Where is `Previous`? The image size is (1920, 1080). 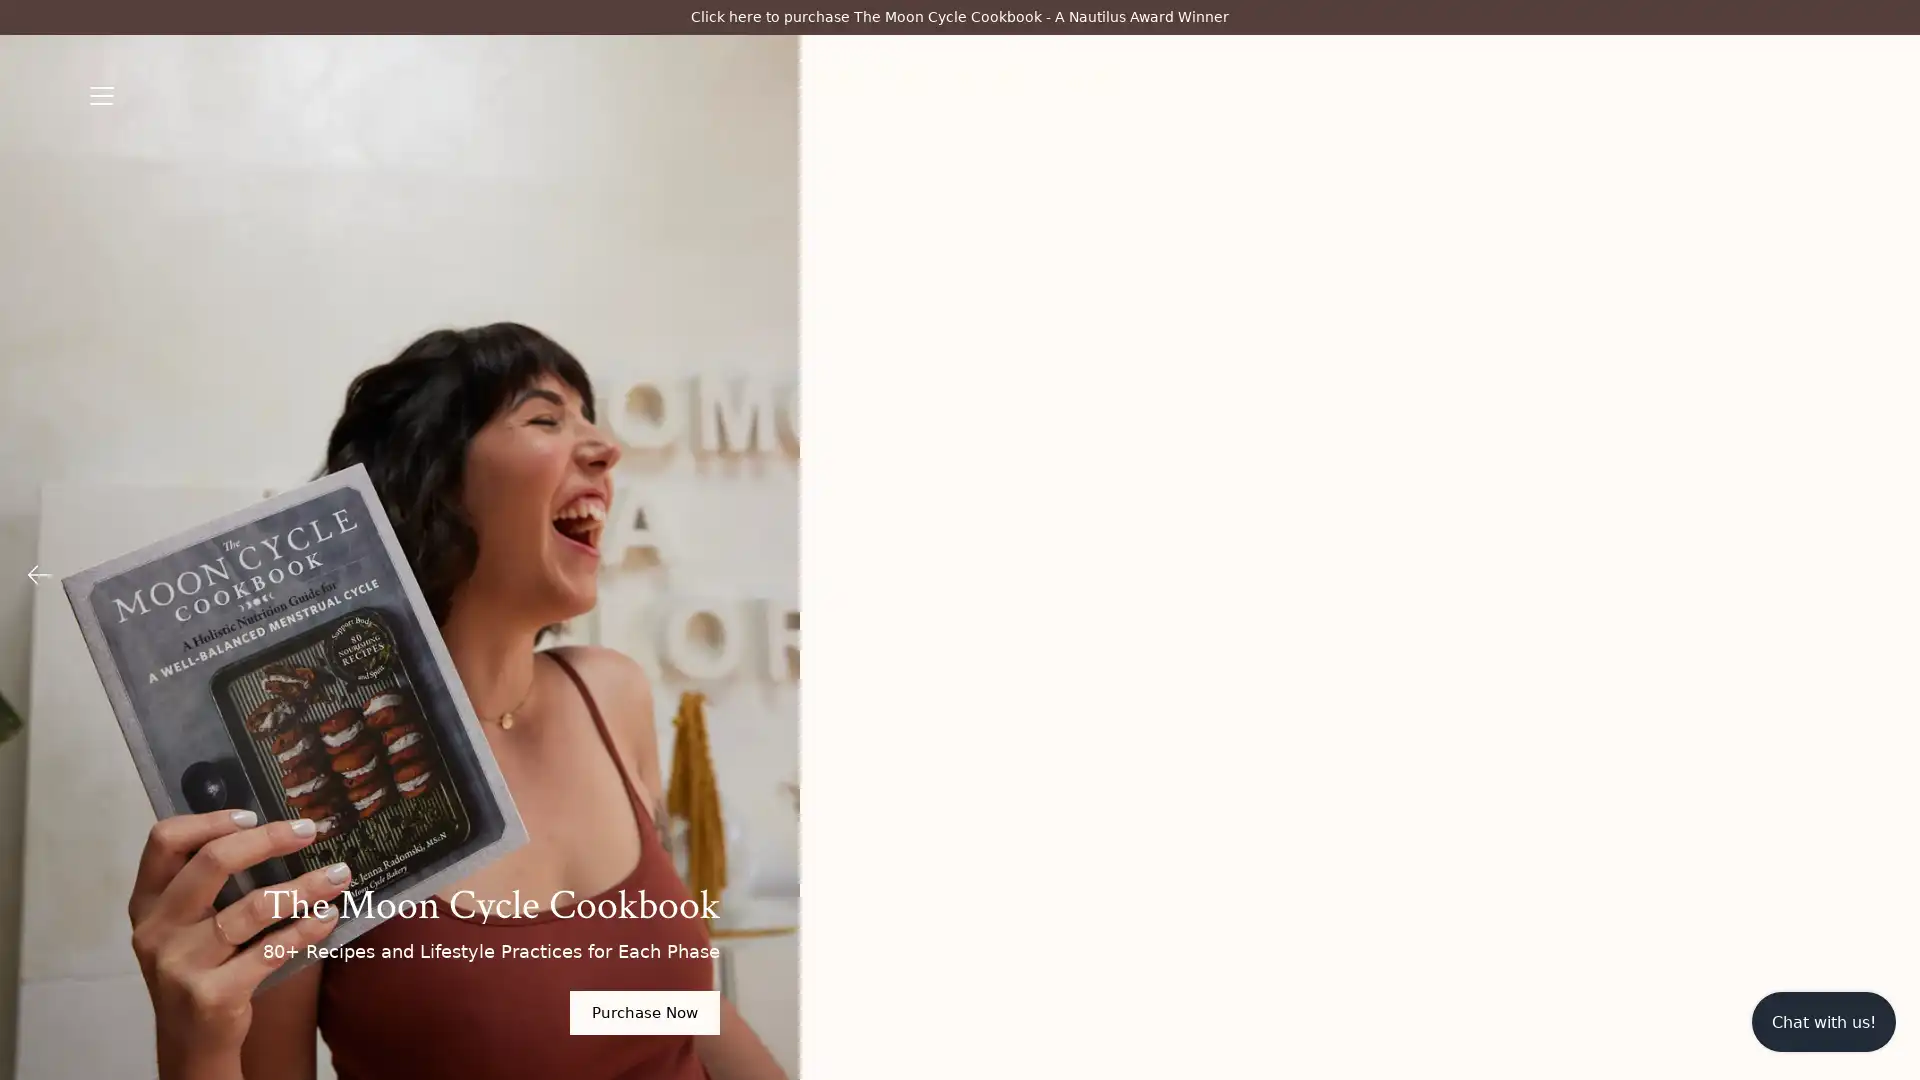 Previous is located at coordinates (39, 574).